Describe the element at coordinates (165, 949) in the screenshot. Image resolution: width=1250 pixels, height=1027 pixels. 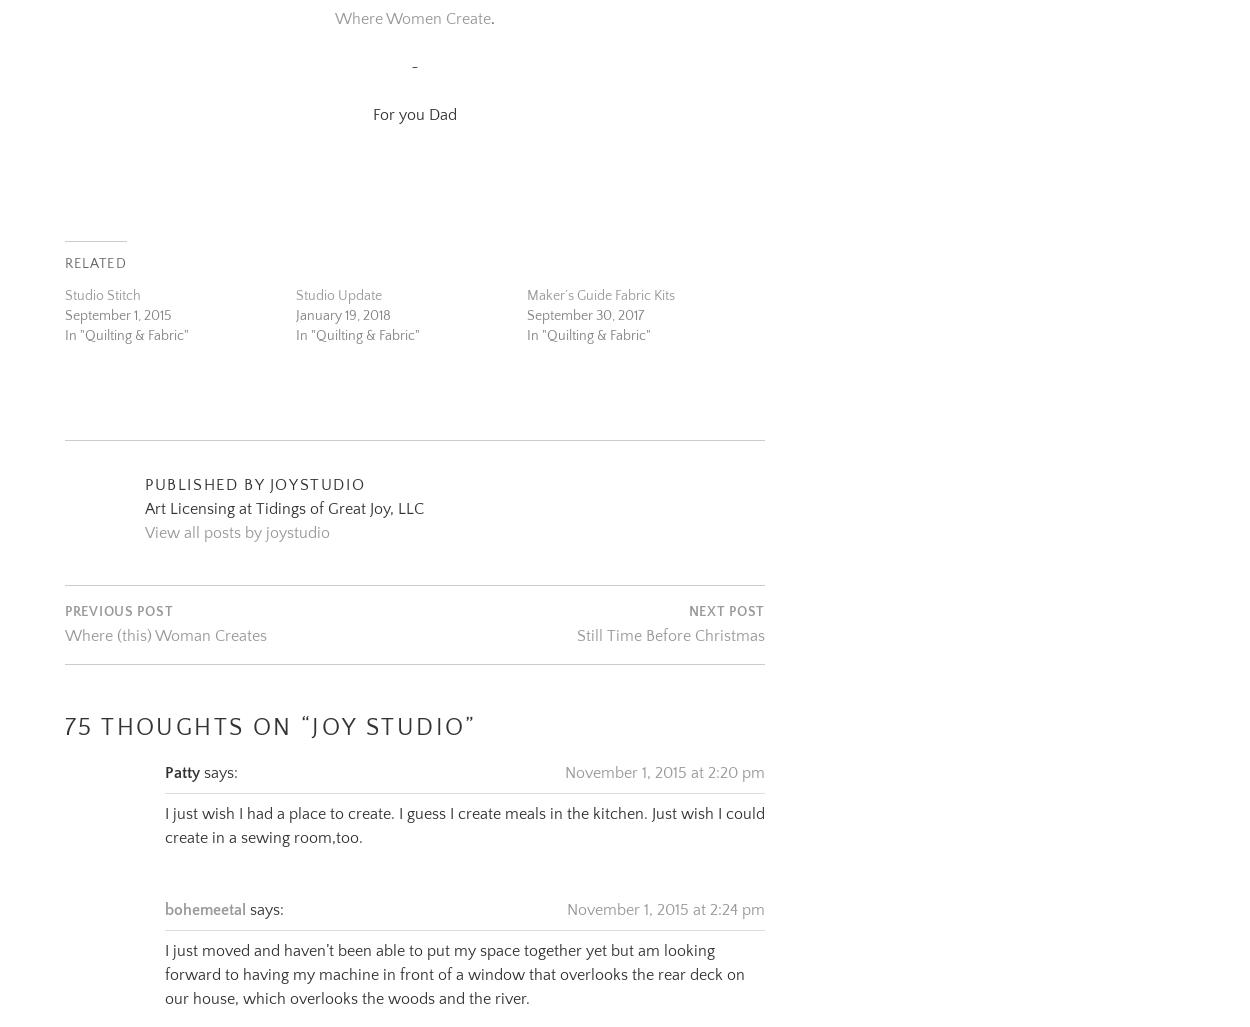
I see `'I just moved and haven’t been able to put my space together yet but am looking forward to having my machine in front of a window that overlooks the rear deck on our house, which overlooks the woods and the river.'` at that location.